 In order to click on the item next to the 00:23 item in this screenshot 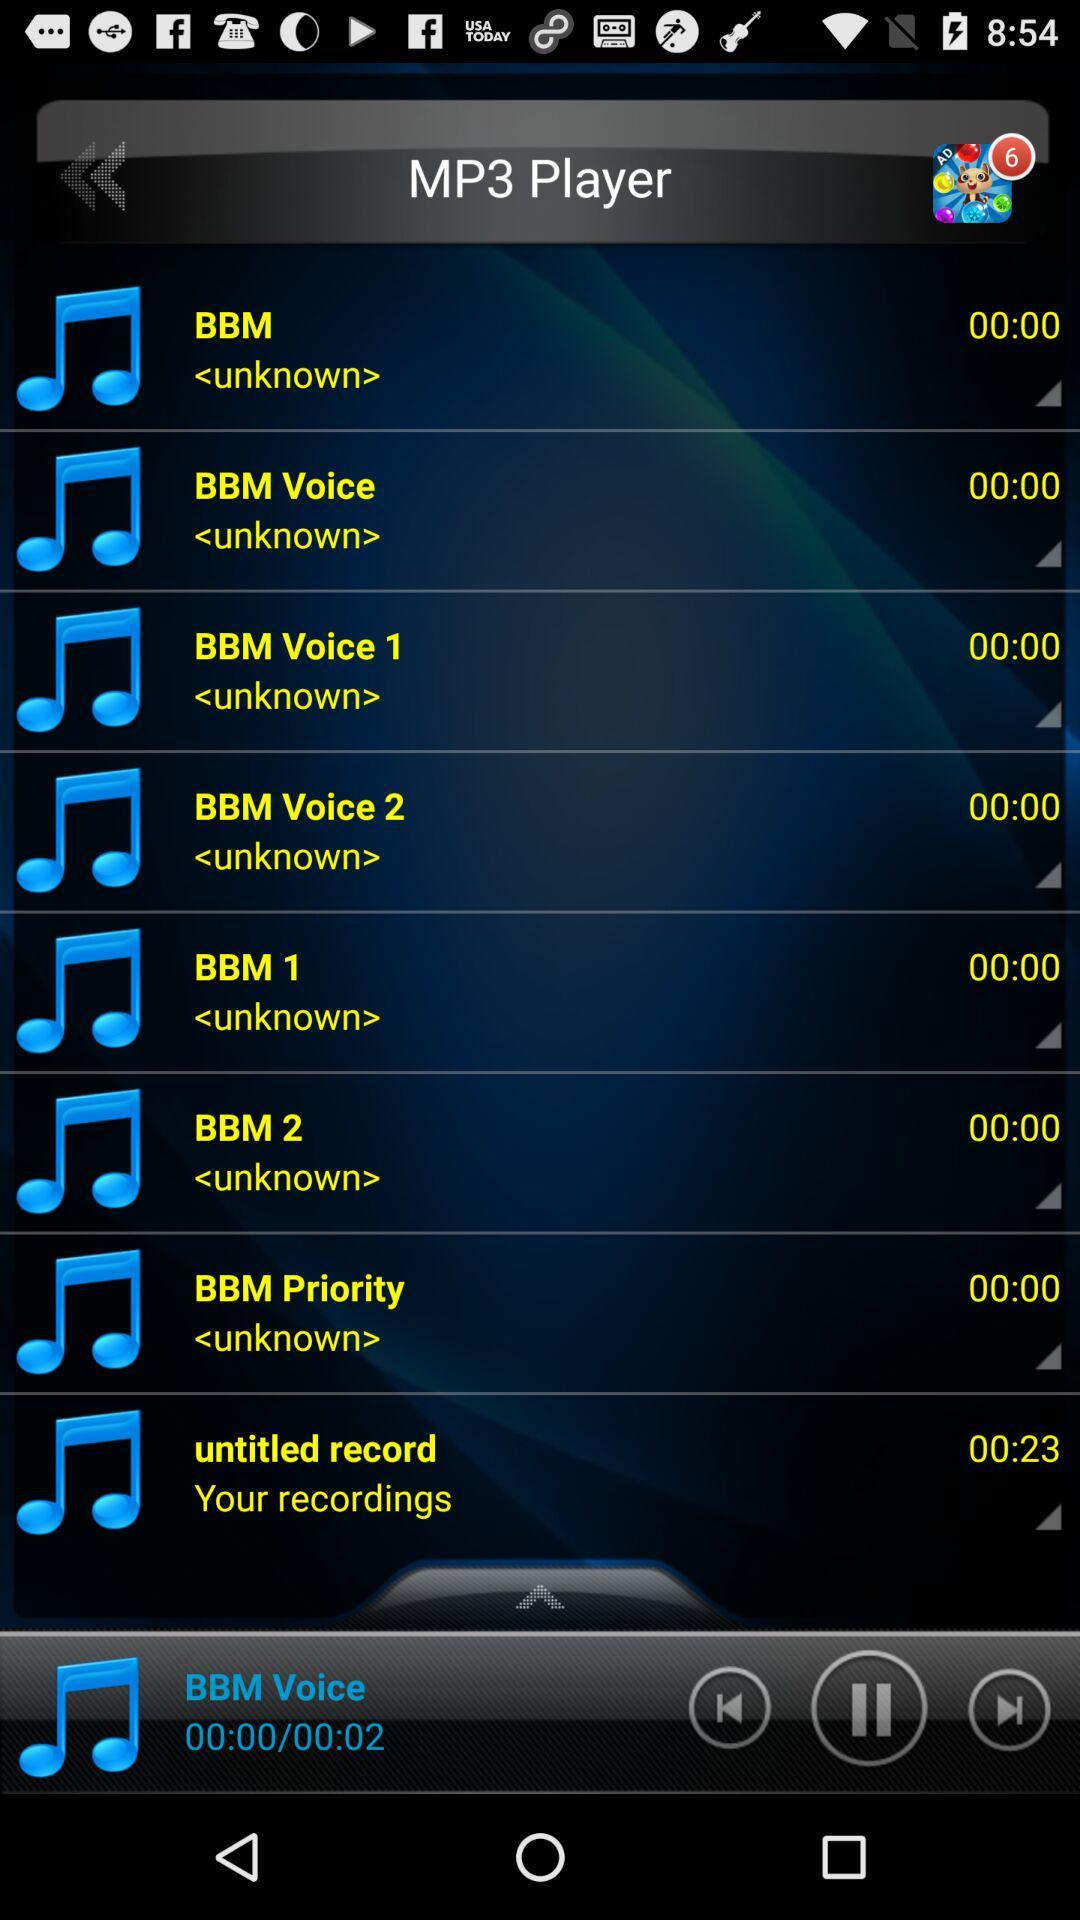, I will do `click(315, 1447)`.